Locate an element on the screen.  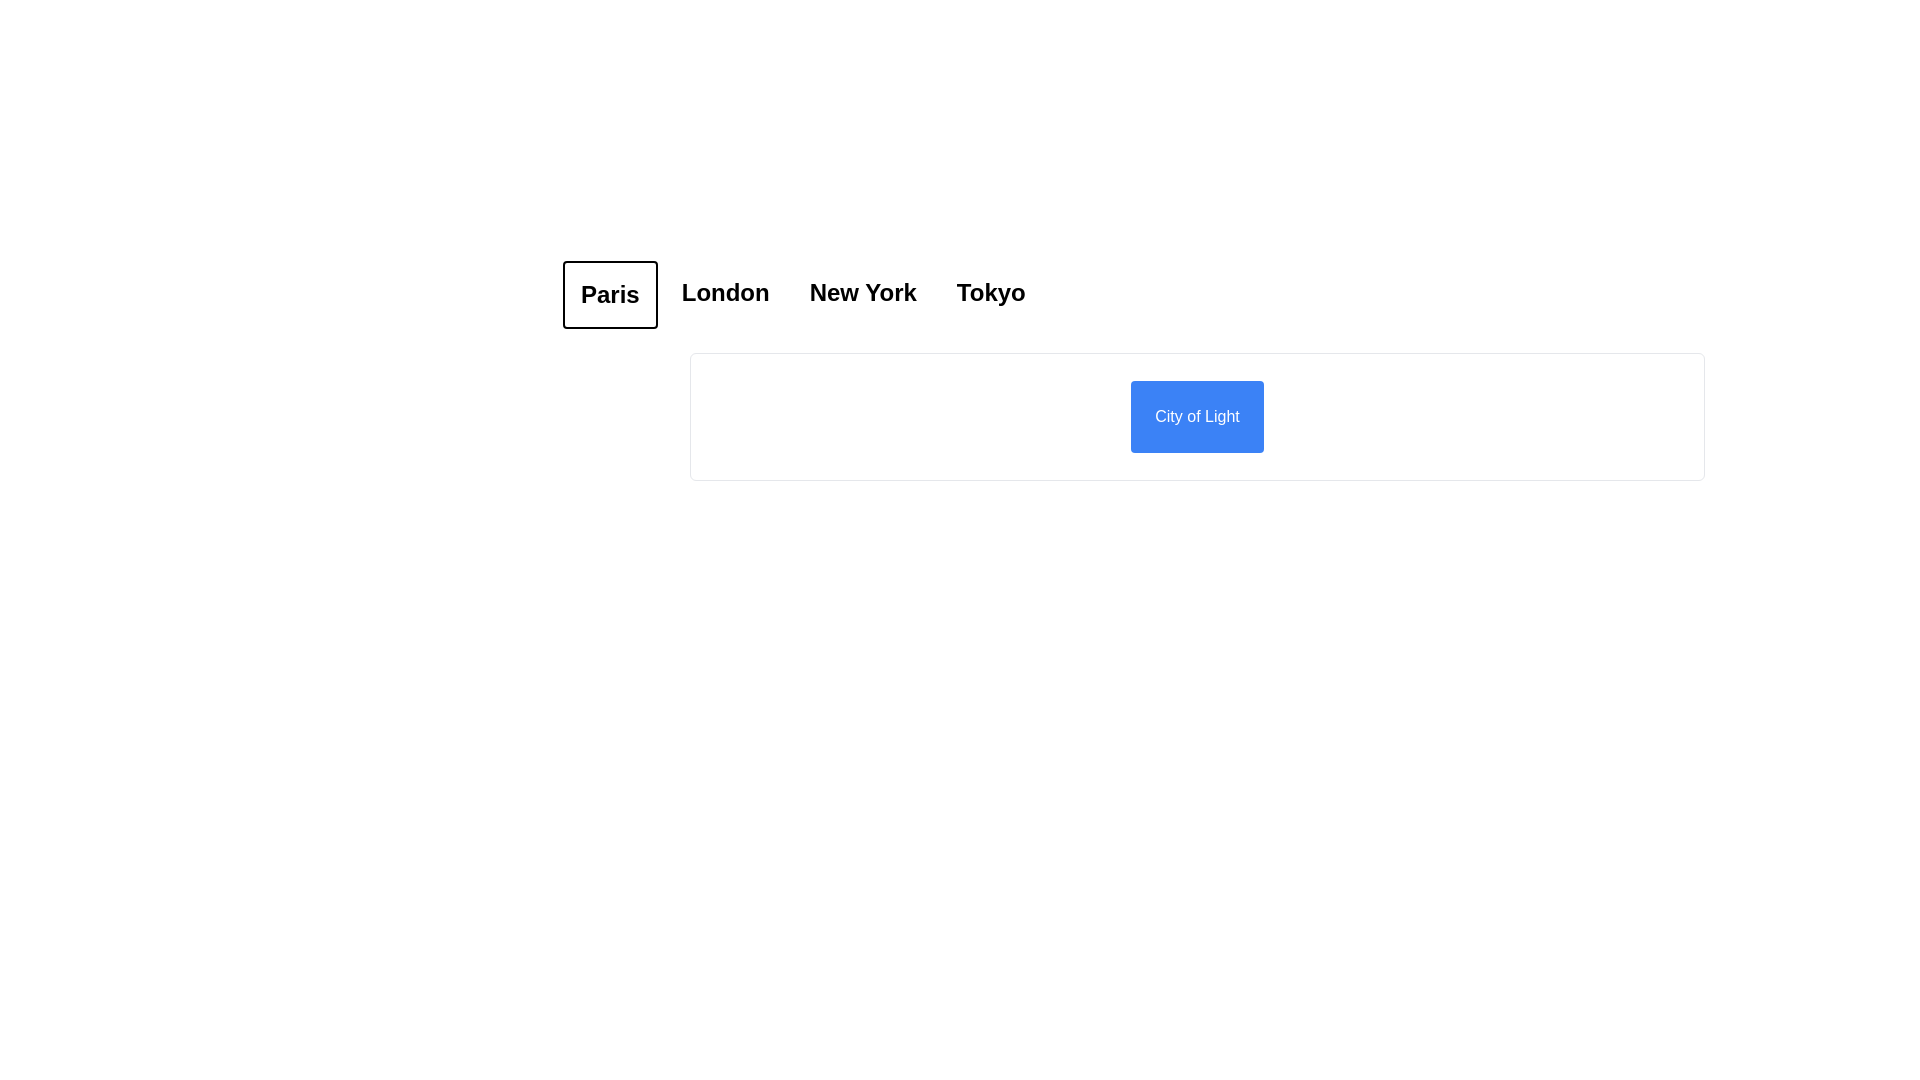
the 'London' button is located at coordinates (724, 294).